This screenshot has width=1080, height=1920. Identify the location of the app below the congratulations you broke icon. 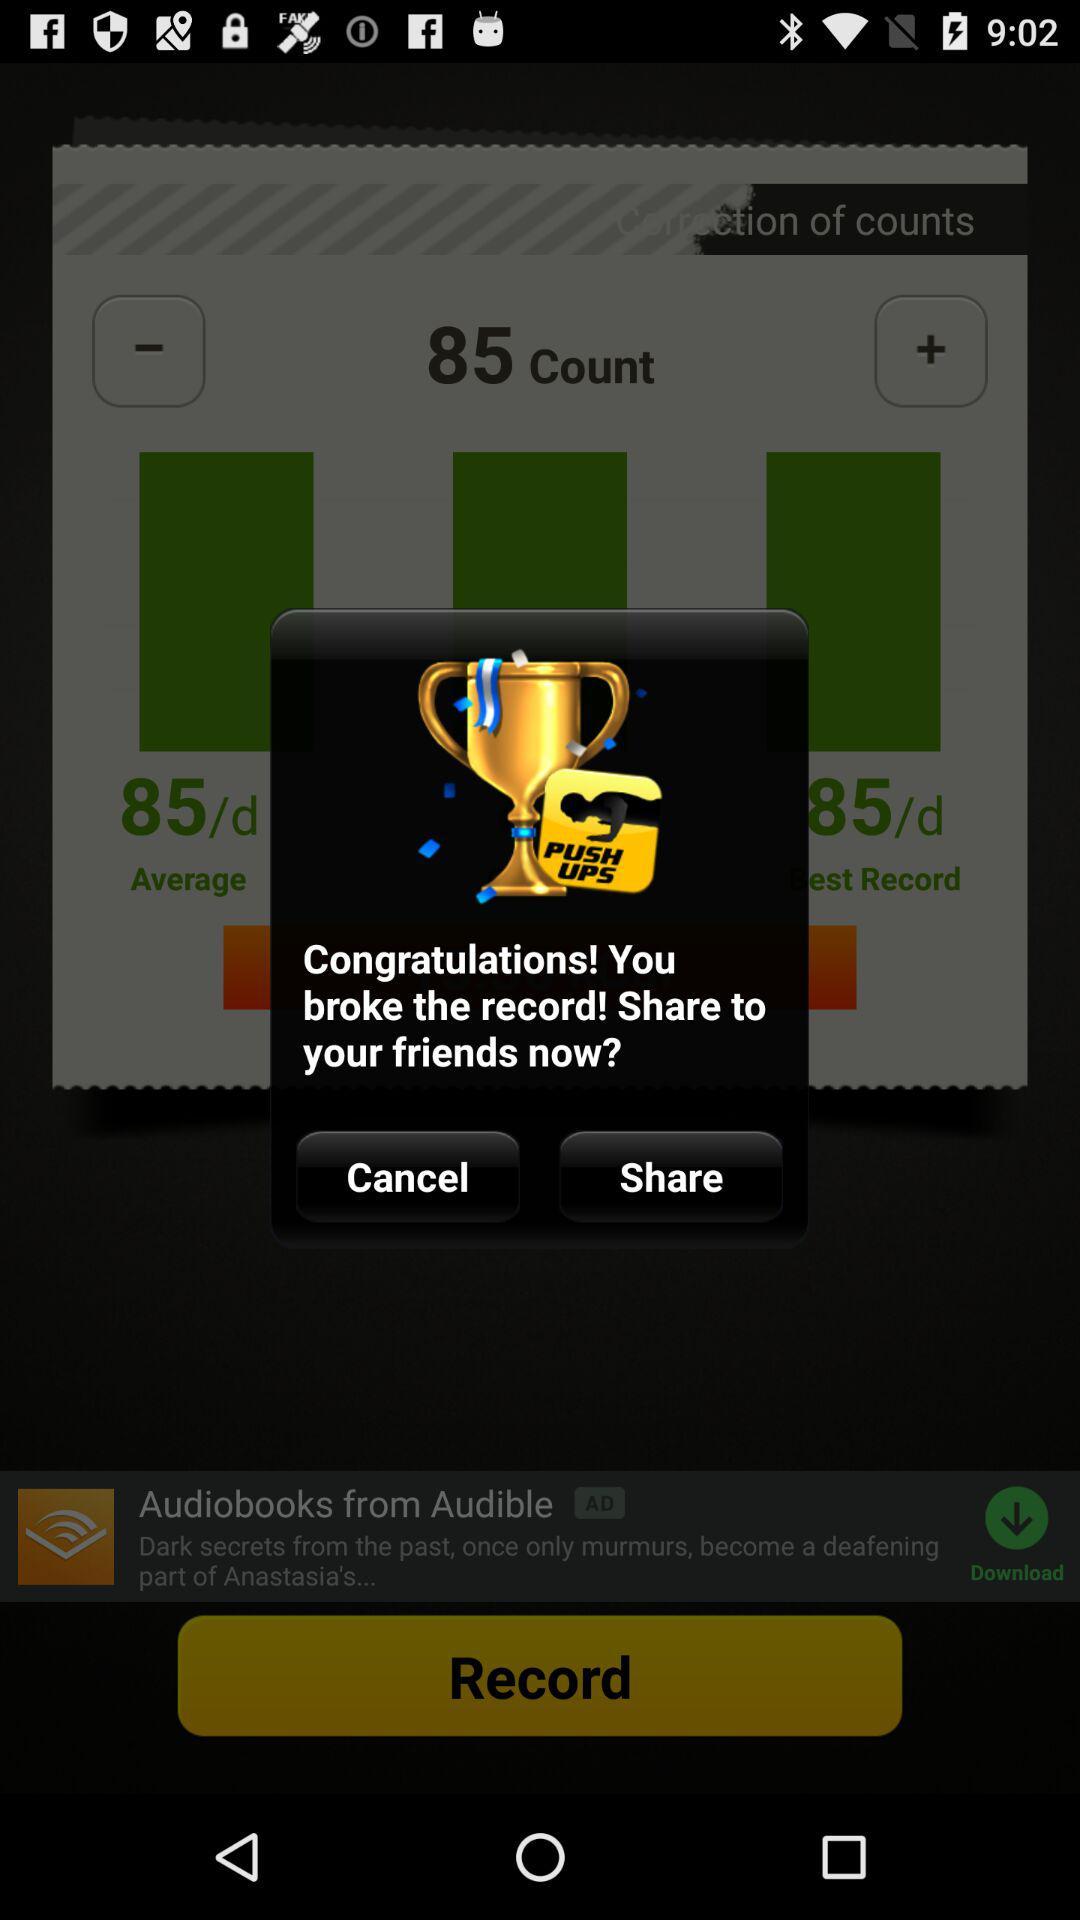
(407, 1176).